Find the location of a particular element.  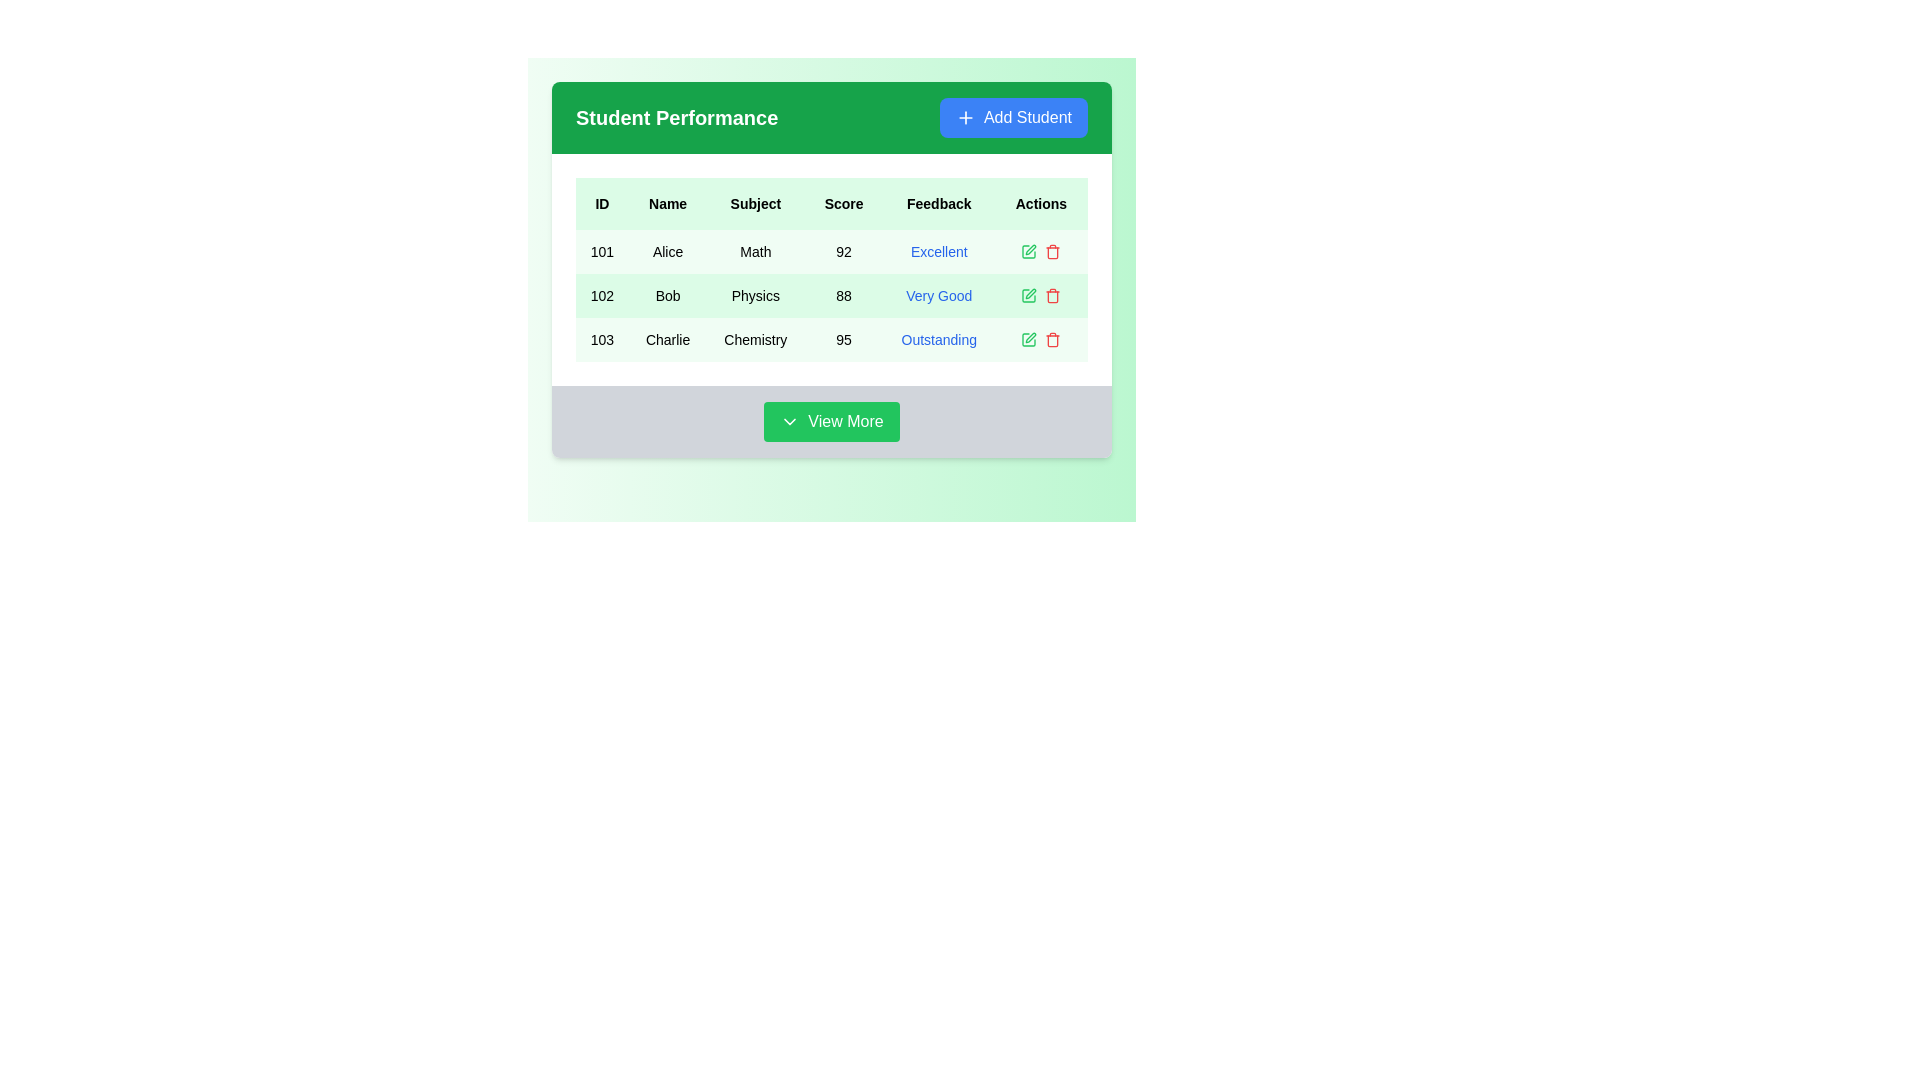

the Table Header that spans the entire width of the table and defines the column titles for student information is located at coordinates (831, 204).